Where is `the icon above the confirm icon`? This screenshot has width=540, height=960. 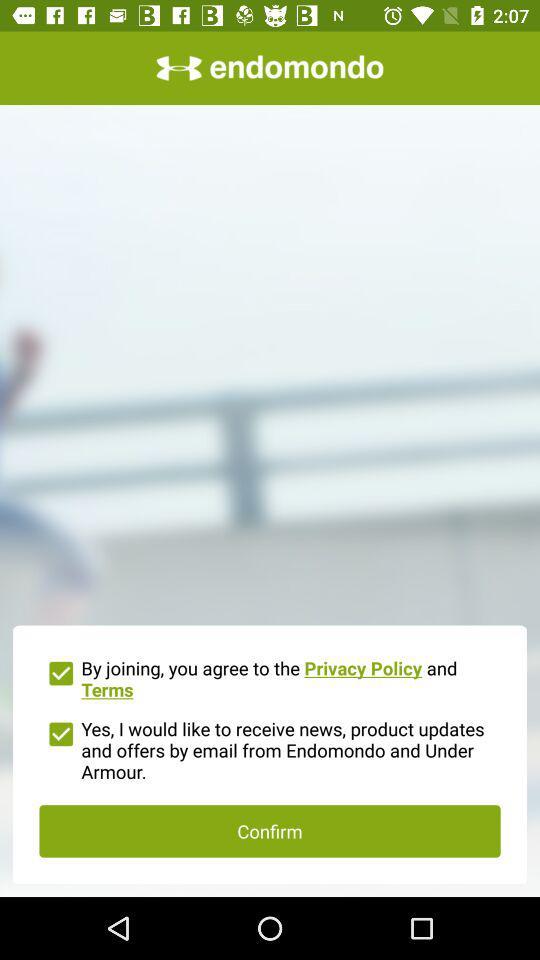 the icon above the confirm icon is located at coordinates (270, 747).